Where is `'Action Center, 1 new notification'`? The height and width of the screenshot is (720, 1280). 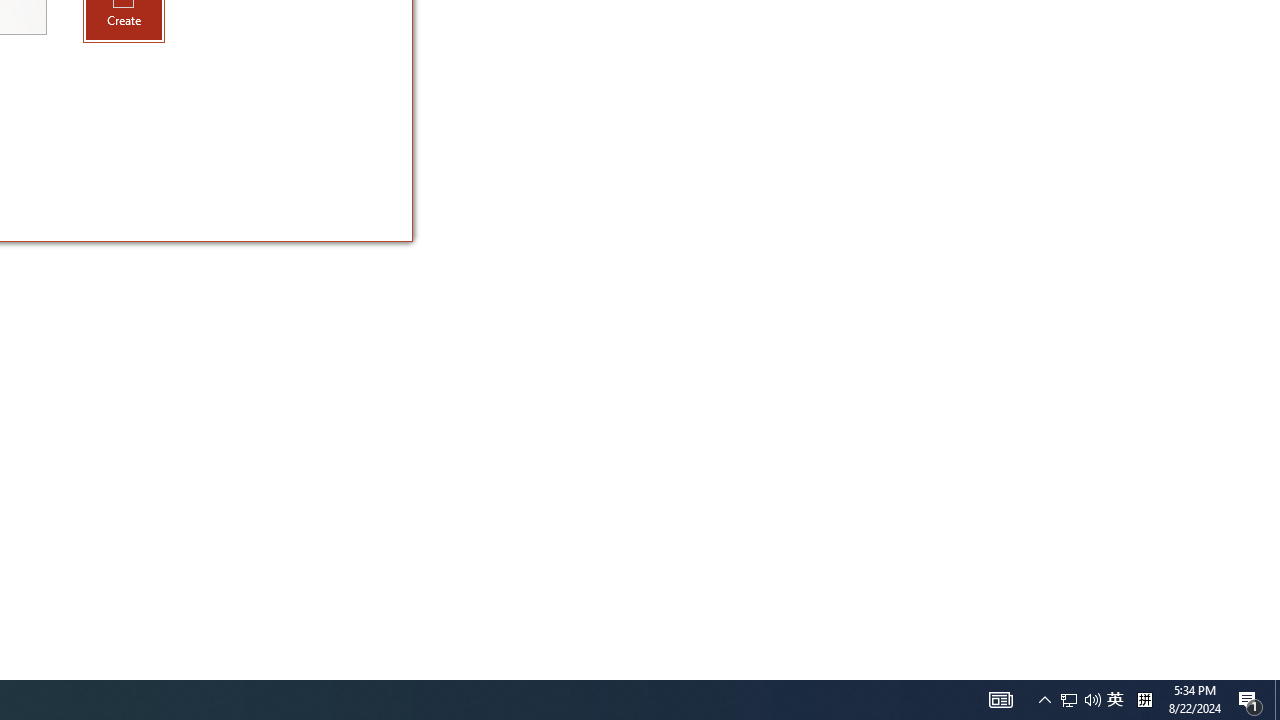
'Action Center, 1 new notification' is located at coordinates (1250, 698).